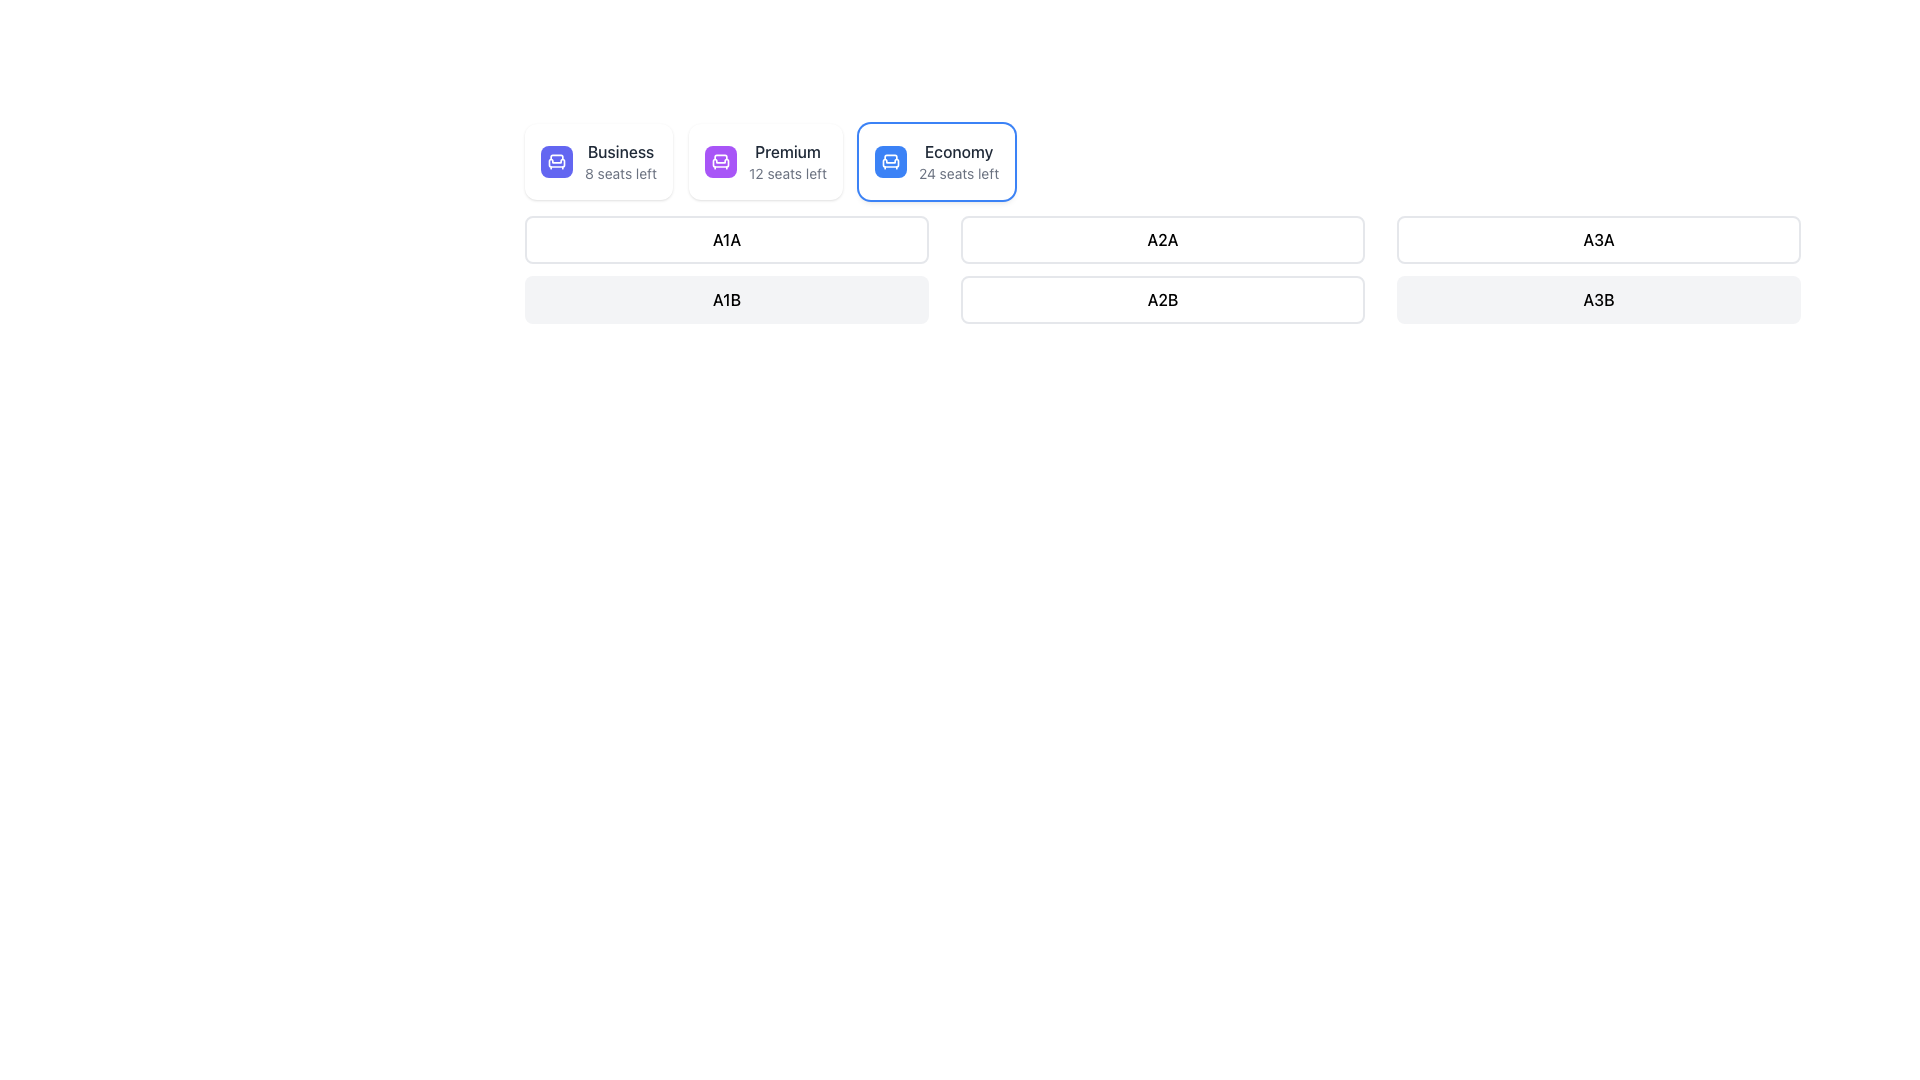  Describe the element at coordinates (720, 161) in the screenshot. I see `the Decorative icon button that visually represents the 'Premium' category, positioned between the 'Business' button and the 'Economy' button` at that location.